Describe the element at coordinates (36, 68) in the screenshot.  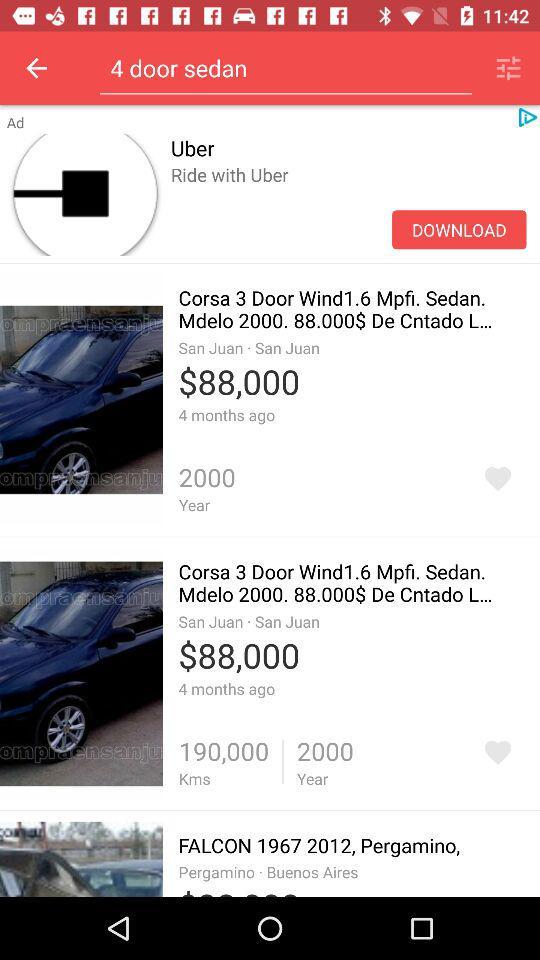
I see `icon above the ad item` at that location.